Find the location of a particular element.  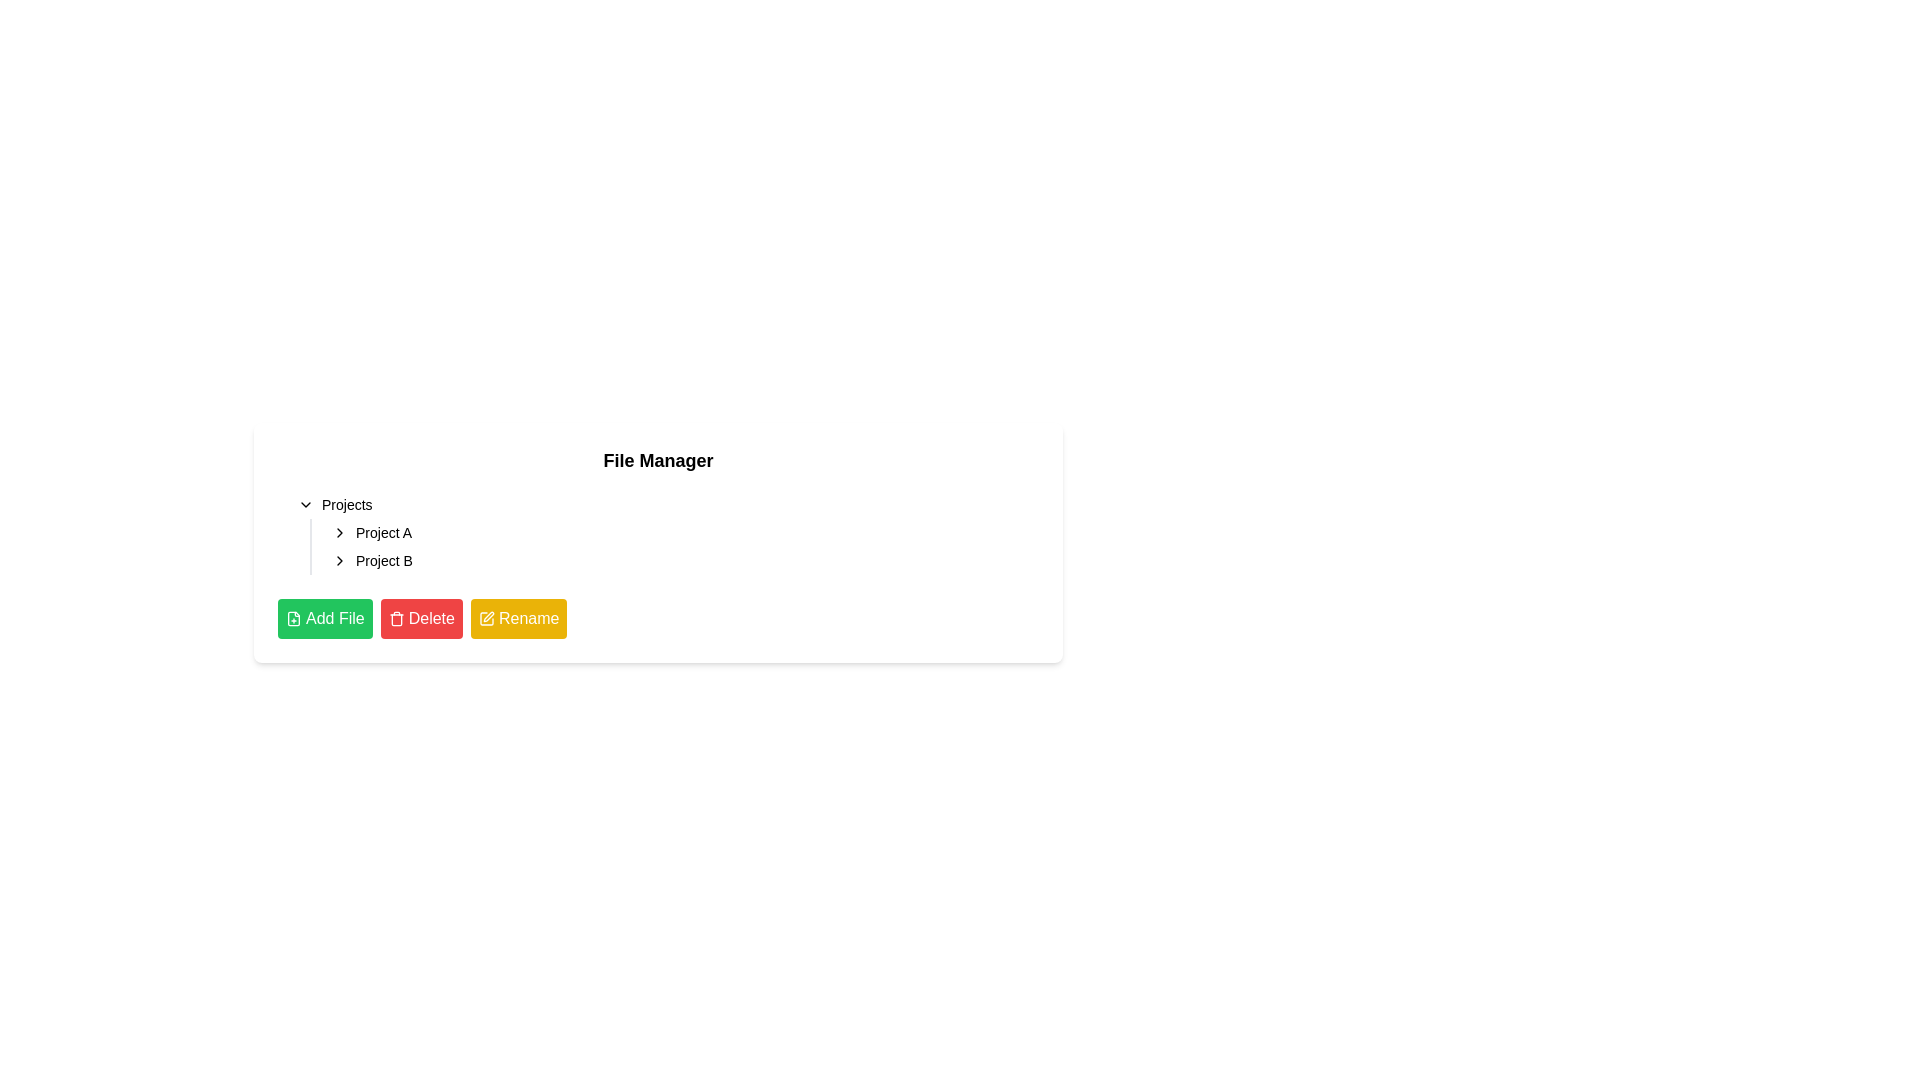

the renaming icon located to the left of the 'Rename' button in the file manager interface is located at coordinates (486, 617).